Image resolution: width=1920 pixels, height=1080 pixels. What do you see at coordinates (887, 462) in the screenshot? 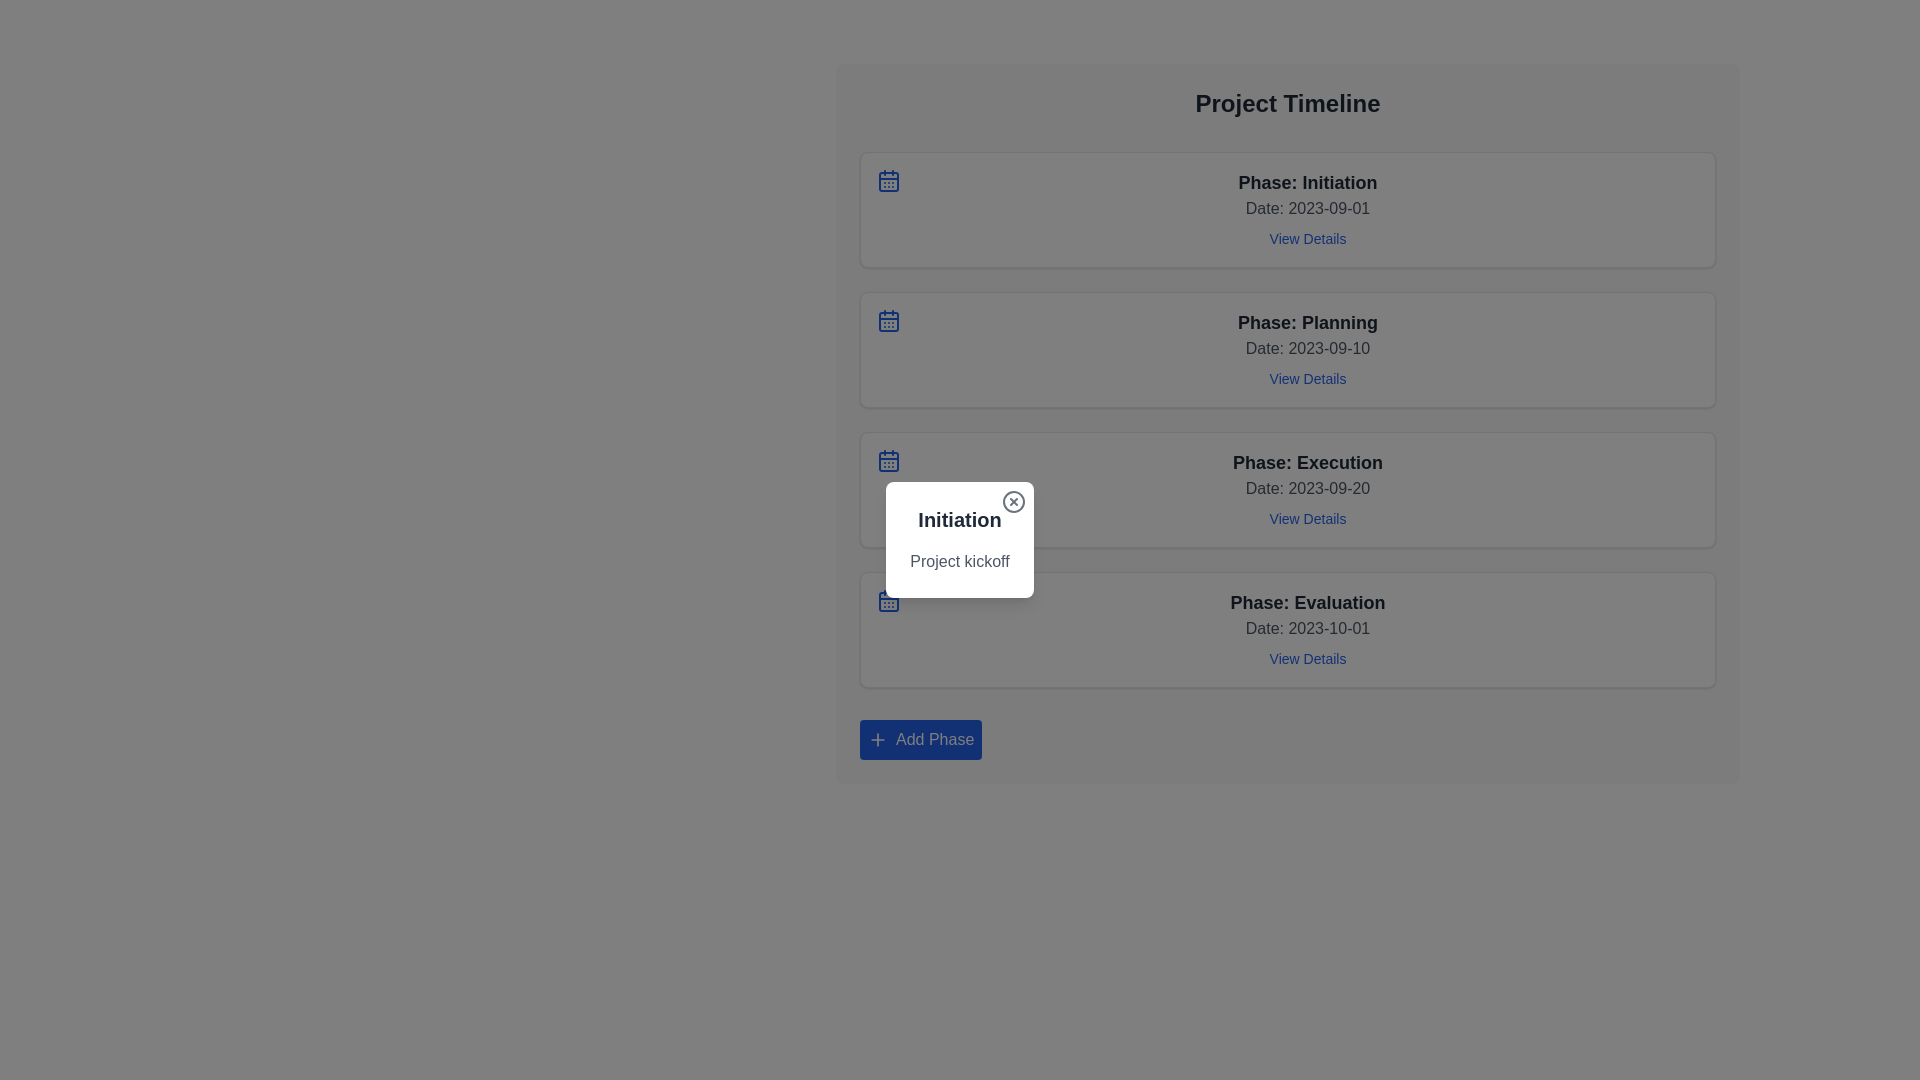
I see `the rounded rectangle decorative graphical component embedded within the calendar icon to the left of the 'Phase: Execution' section` at bounding box center [887, 462].